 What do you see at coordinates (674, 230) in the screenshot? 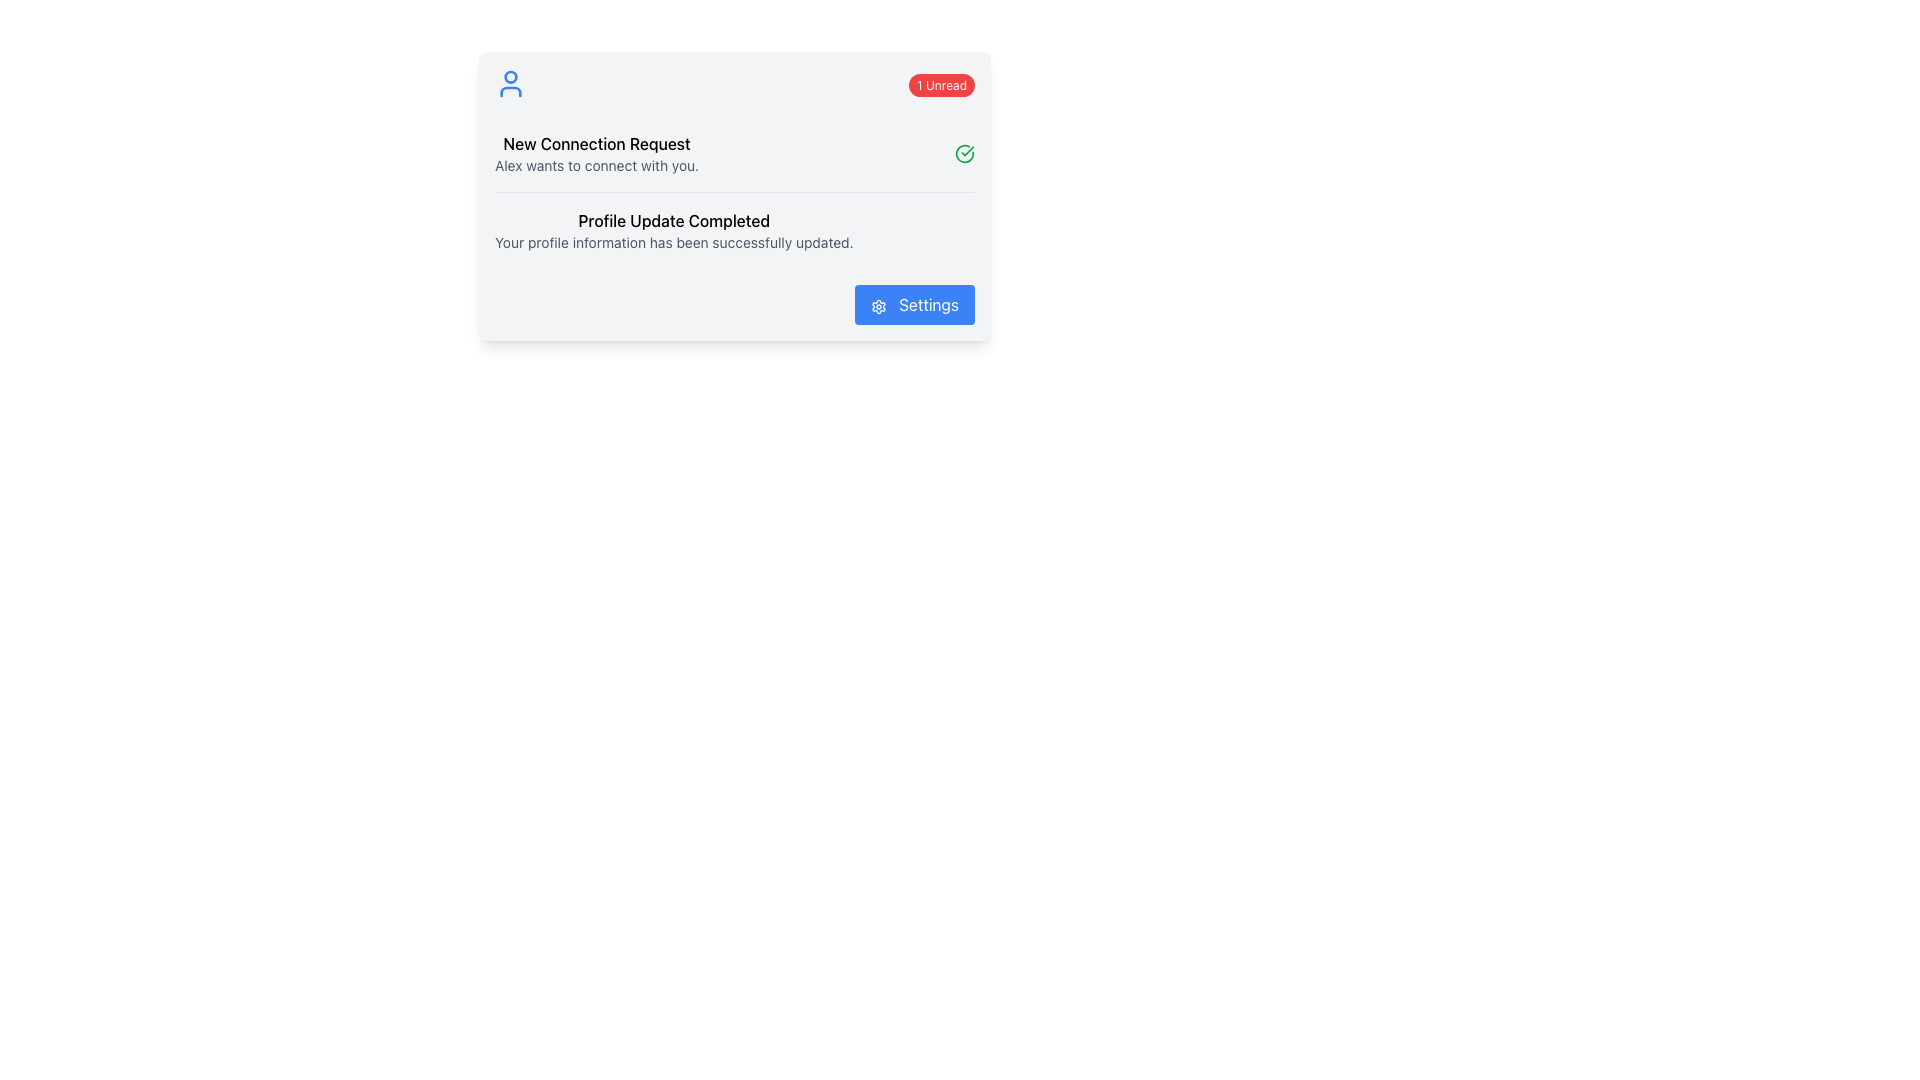
I see `the static notification message displaying 'Profile Update Completed' and 'Your profile information has been successfully updated'` at bounding box center [674, 230].